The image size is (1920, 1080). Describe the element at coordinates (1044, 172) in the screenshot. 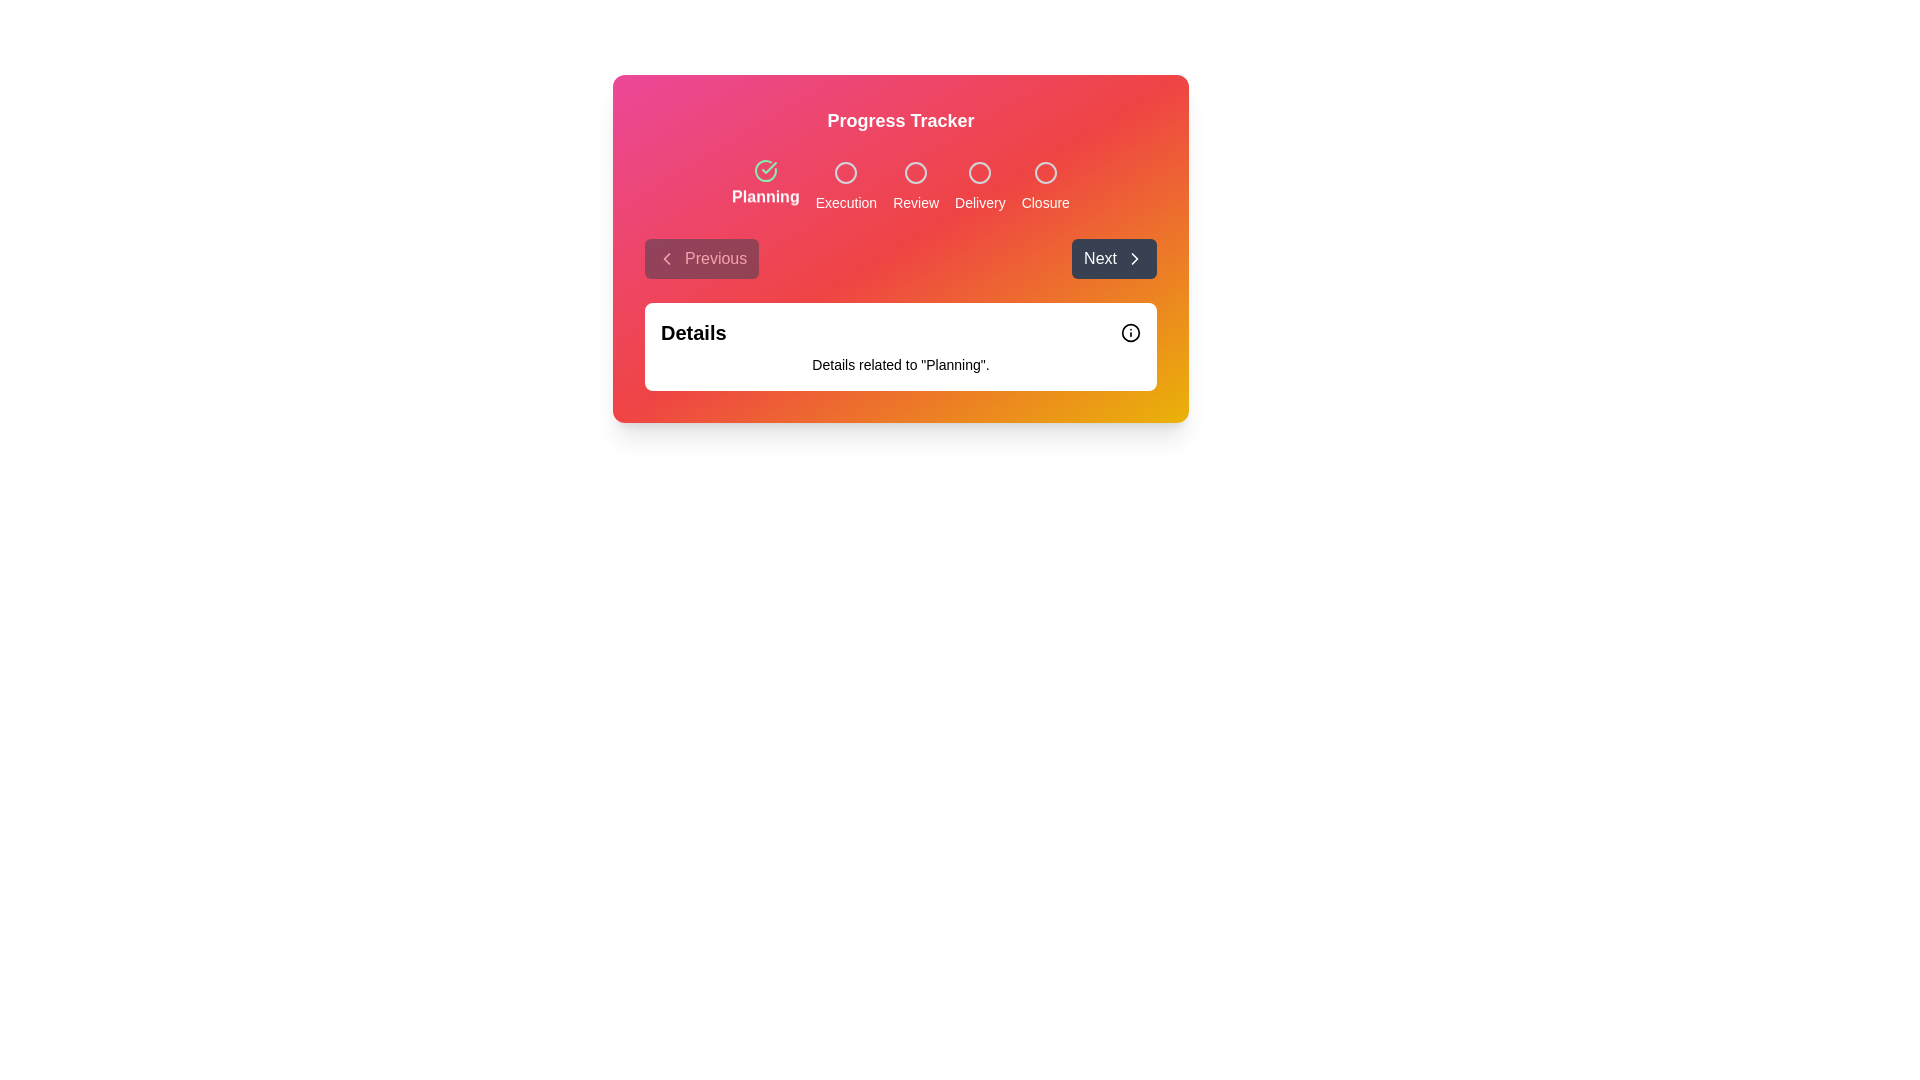

I see `the fifth circle in the progress stage indicator representing 'Closure' to visually inspect its status` at that location.